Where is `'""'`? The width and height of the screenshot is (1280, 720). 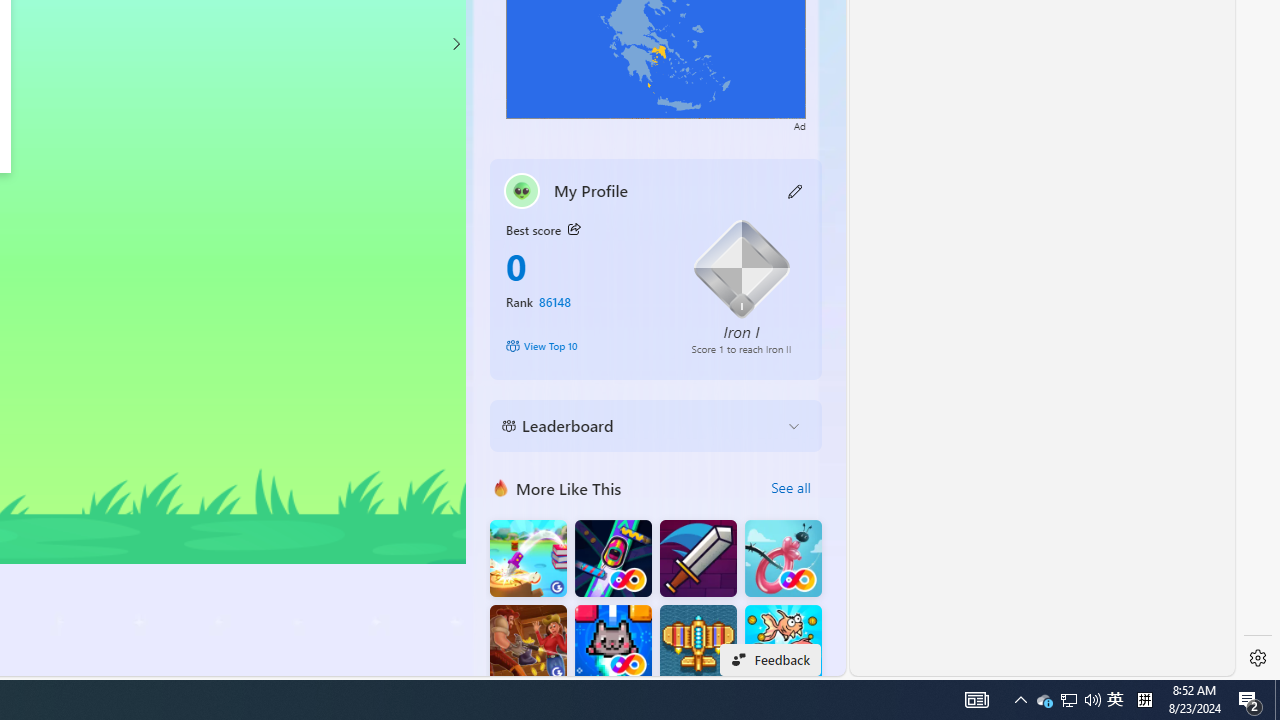
'""' is located at coordinates (522, 190).